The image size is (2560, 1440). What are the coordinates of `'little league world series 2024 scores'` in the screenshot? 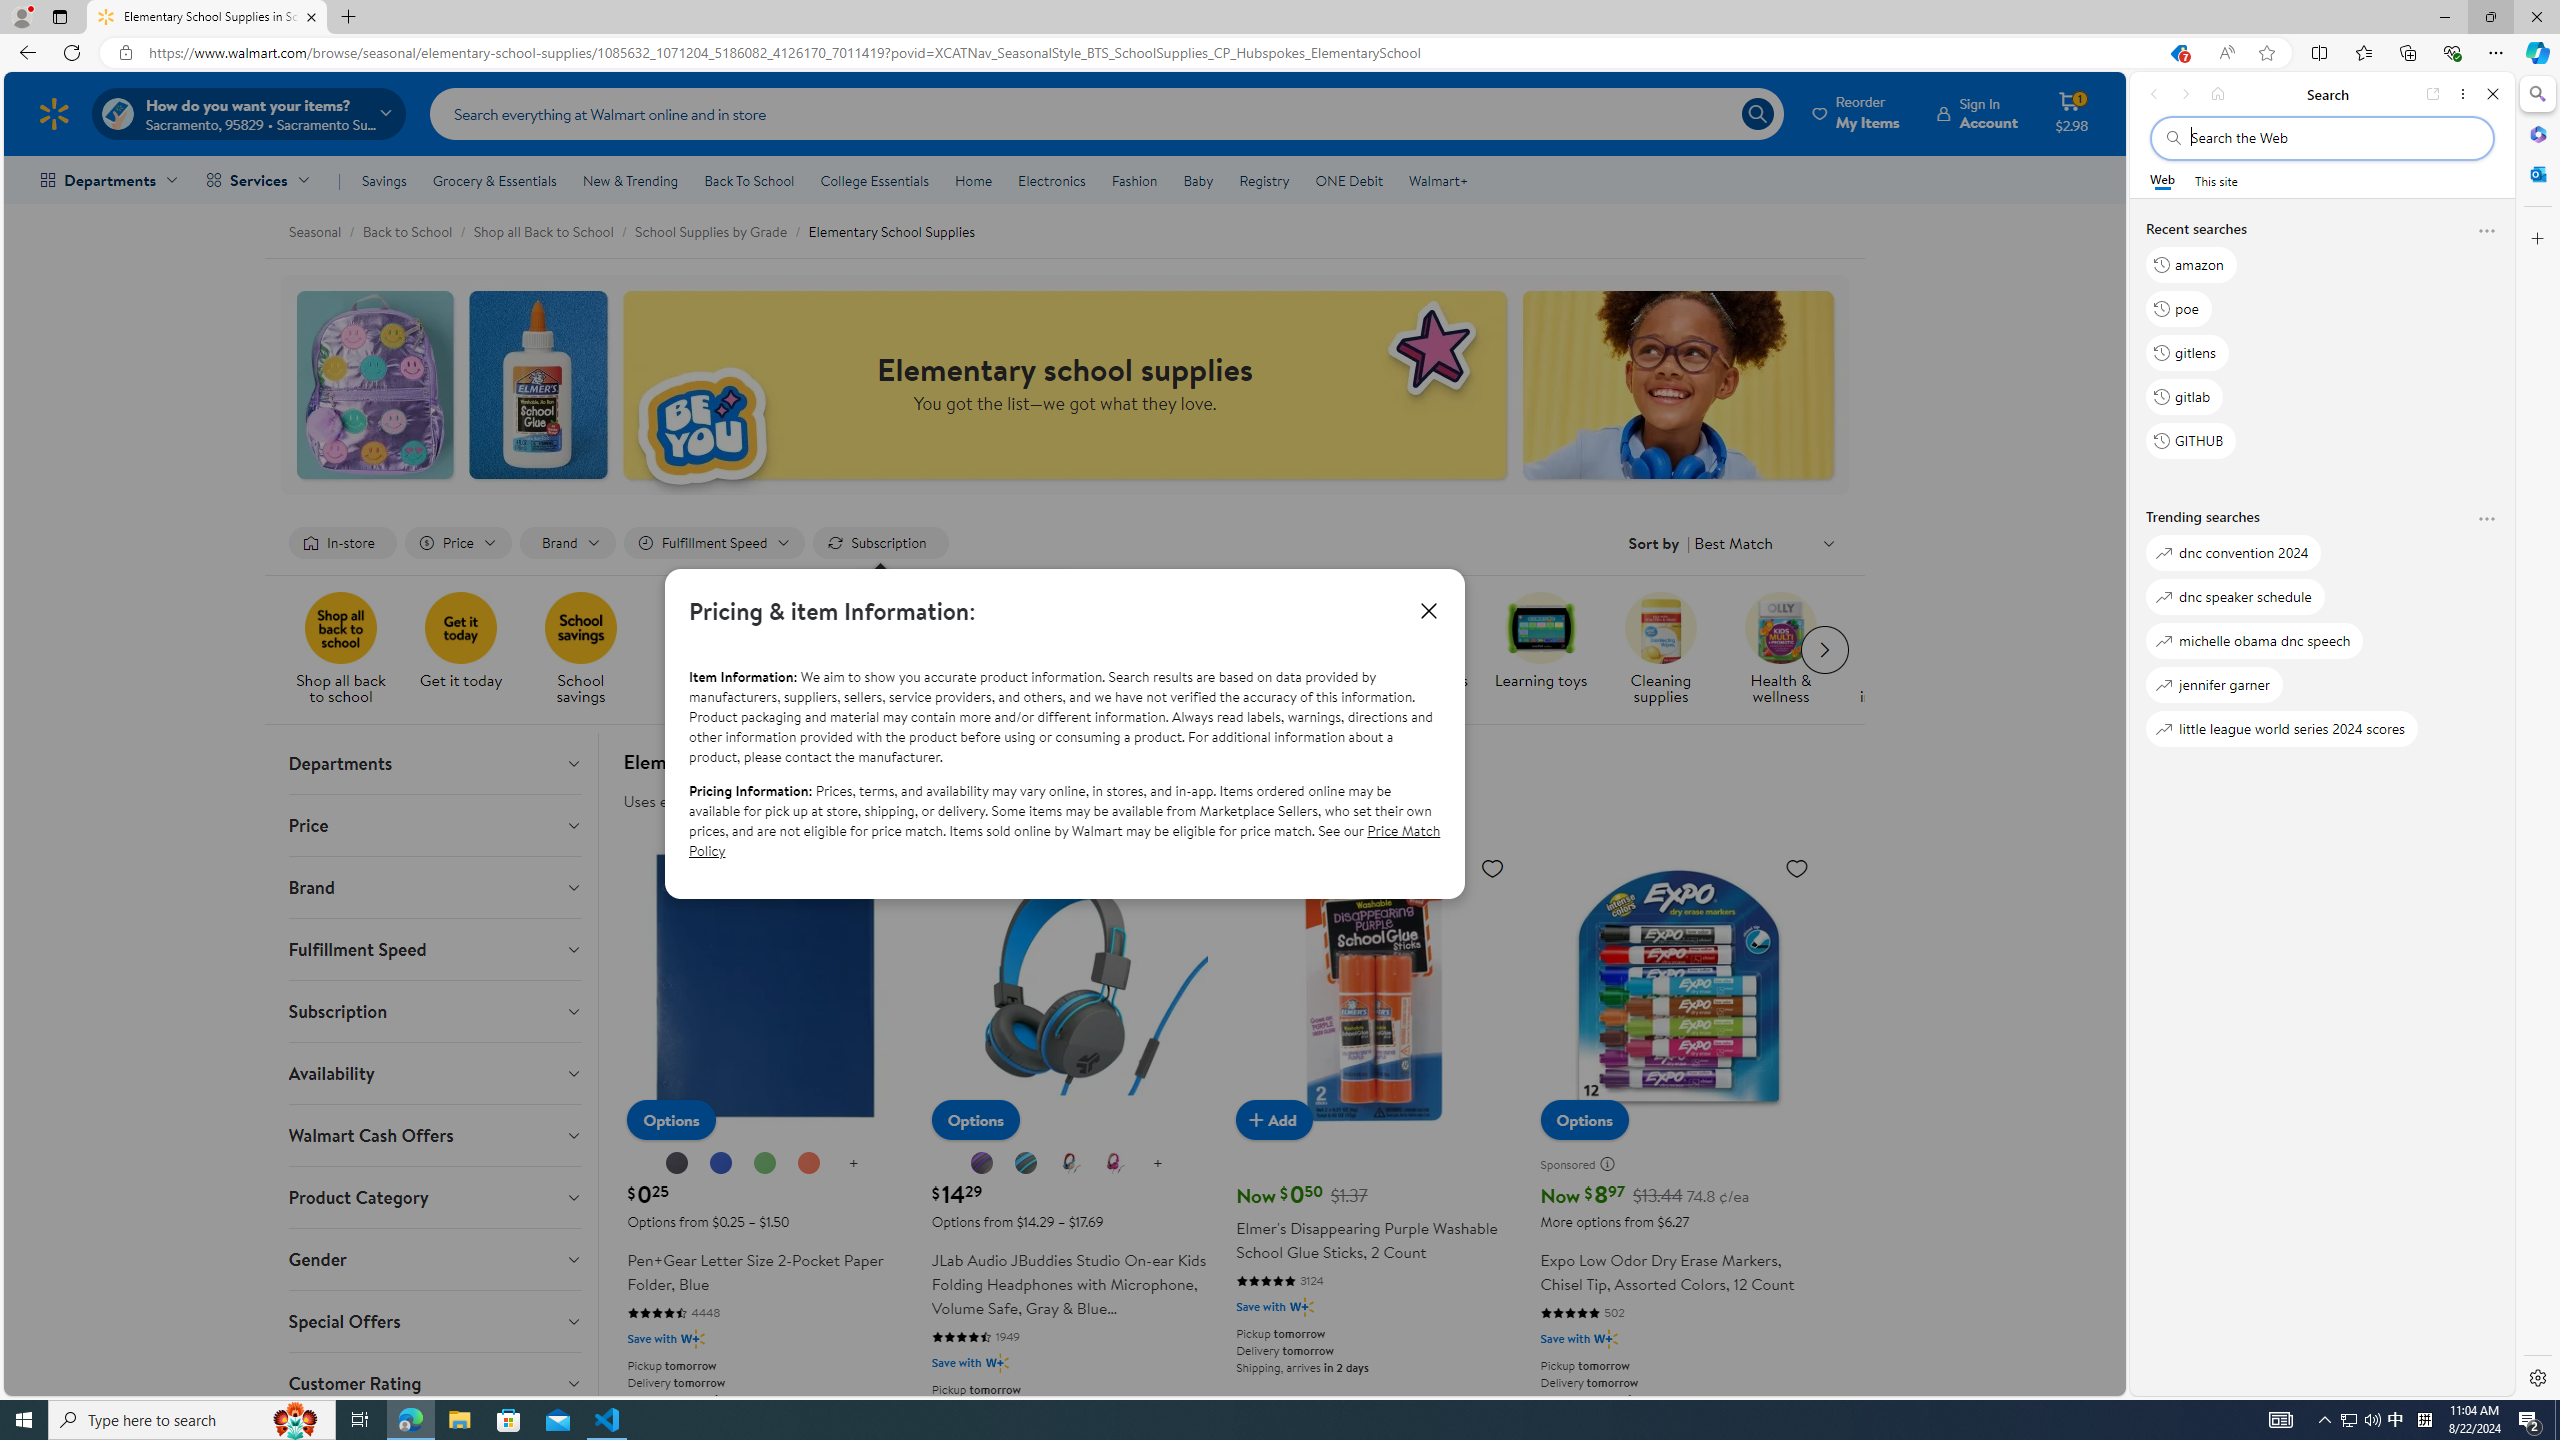 It's located at (2282, 728).